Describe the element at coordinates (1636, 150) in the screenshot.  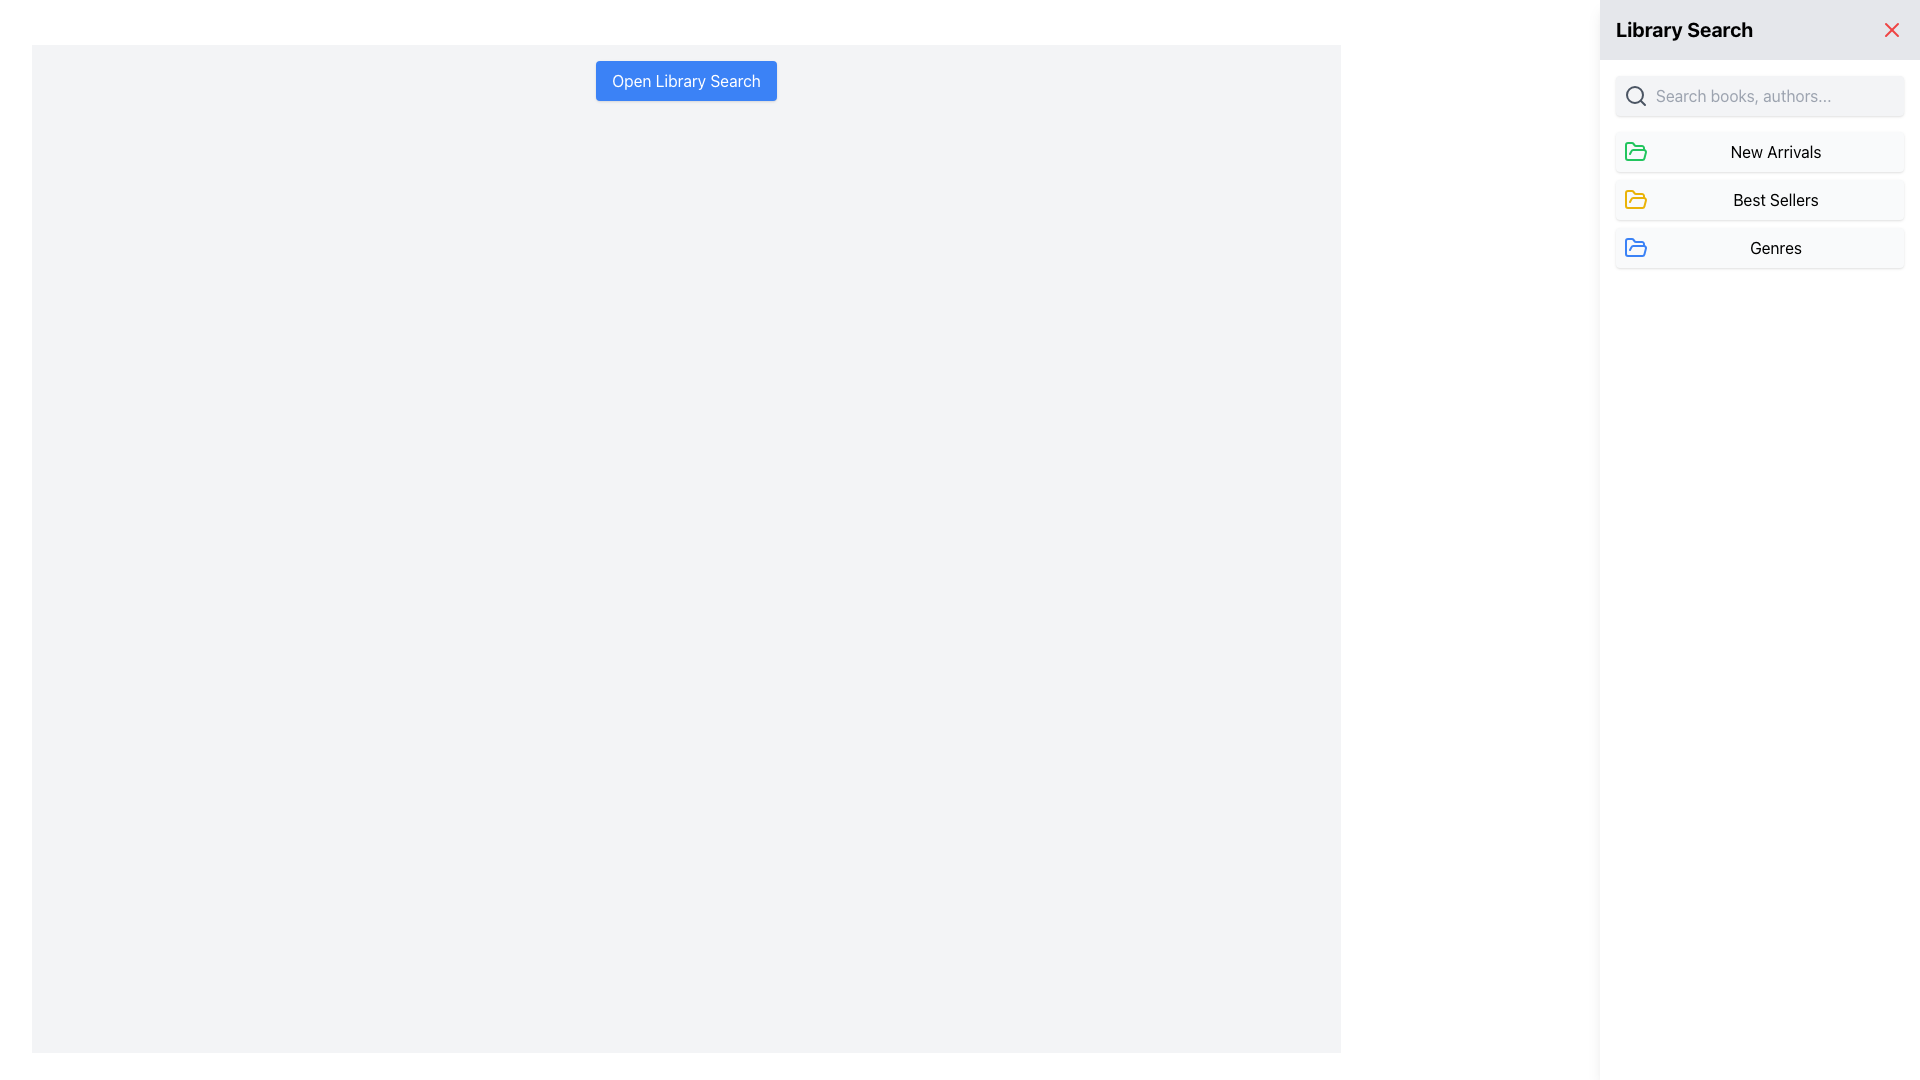
I see `the folder icon representing the 'New Arrivals' category in the library's interface` at that location.